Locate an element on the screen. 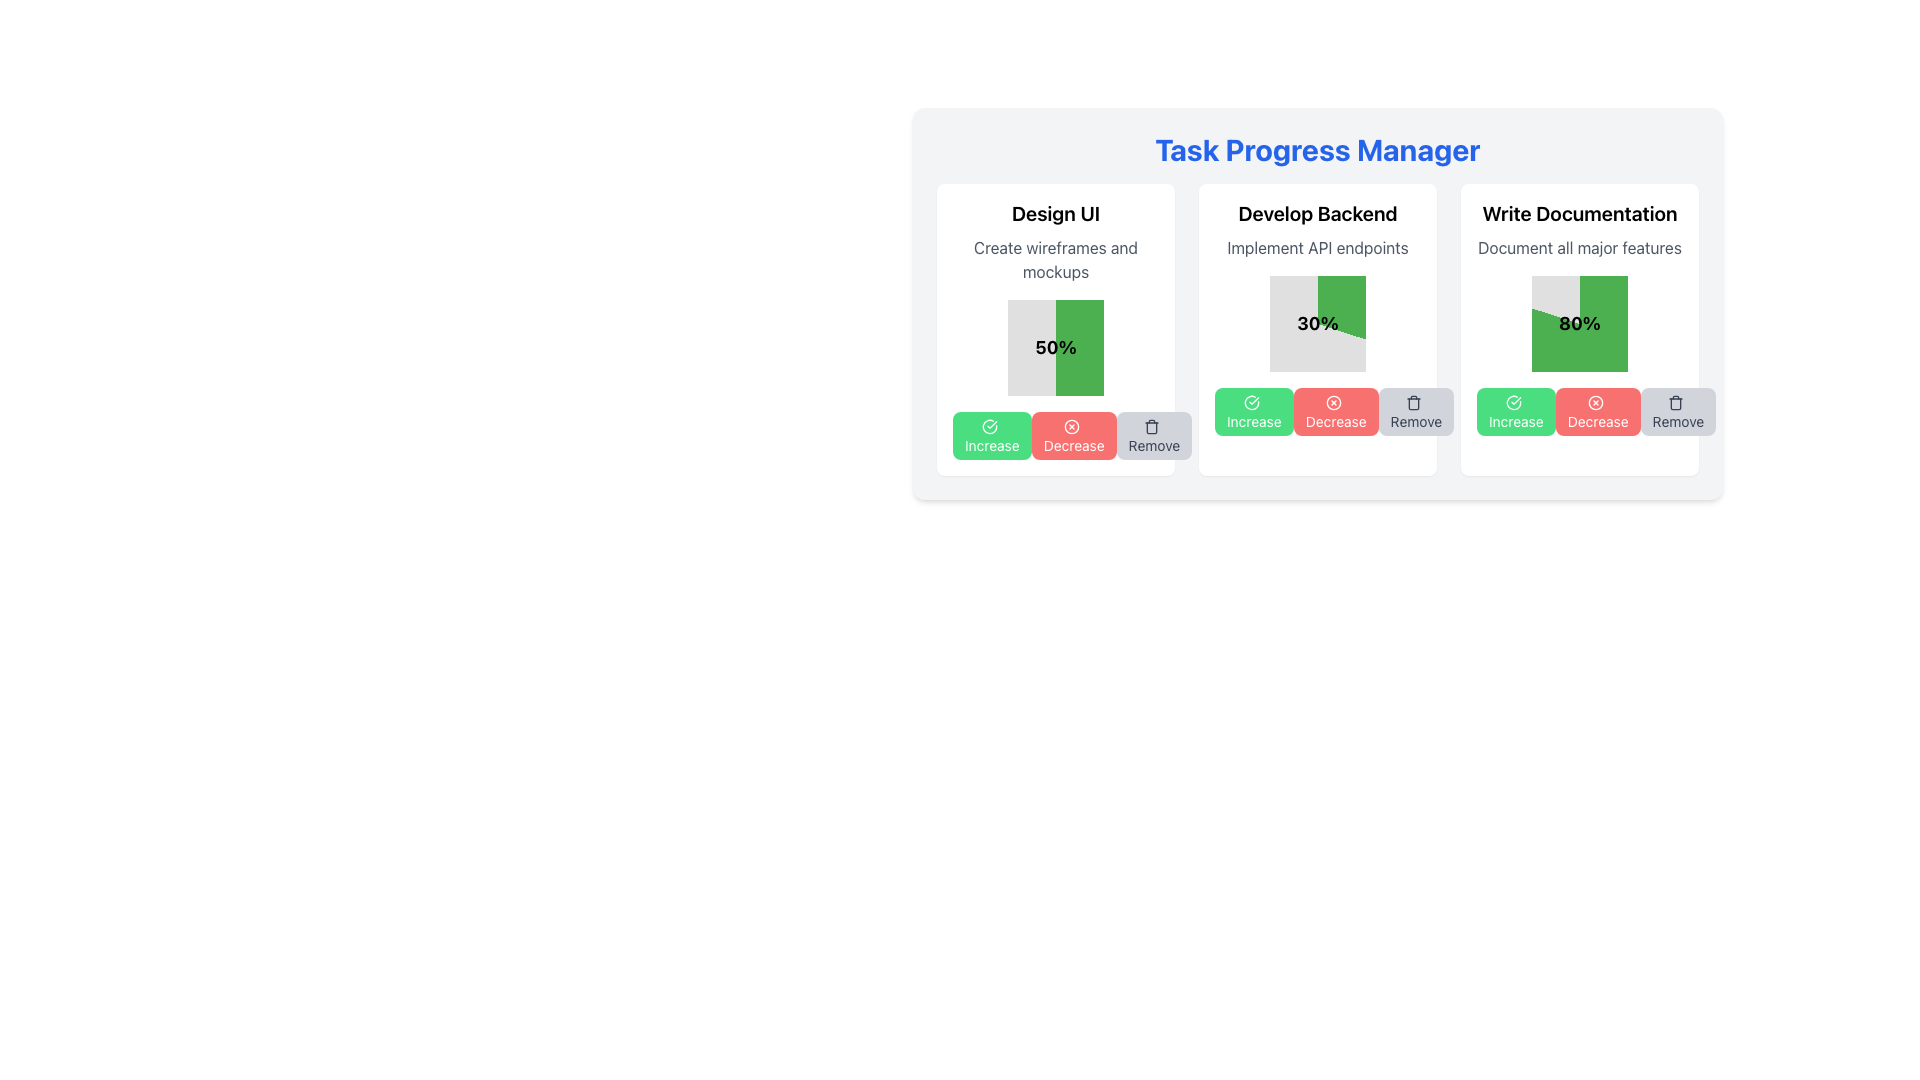  the 'Decrease' button is located at coordinates (1597, 411).